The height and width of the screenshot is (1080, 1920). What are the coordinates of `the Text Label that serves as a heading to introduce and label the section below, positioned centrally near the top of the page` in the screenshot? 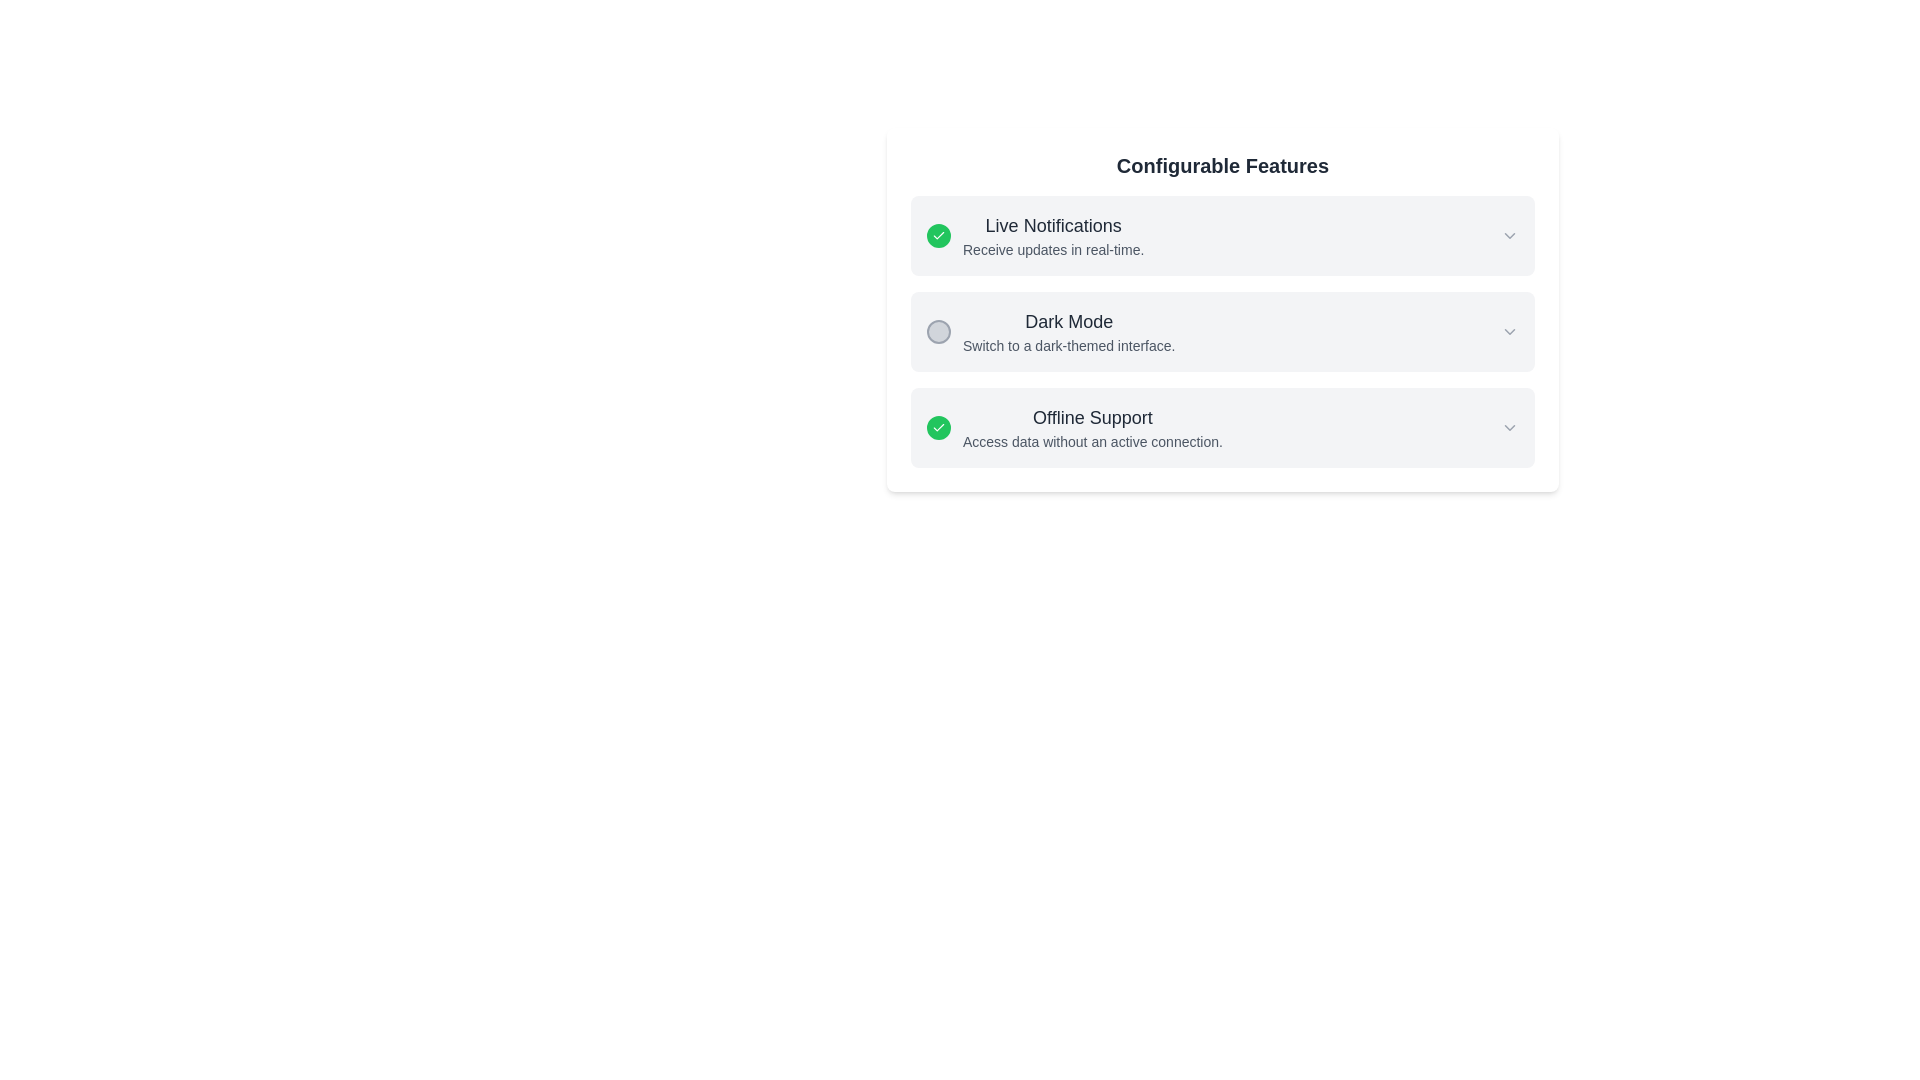 It's located at (1222, 164).